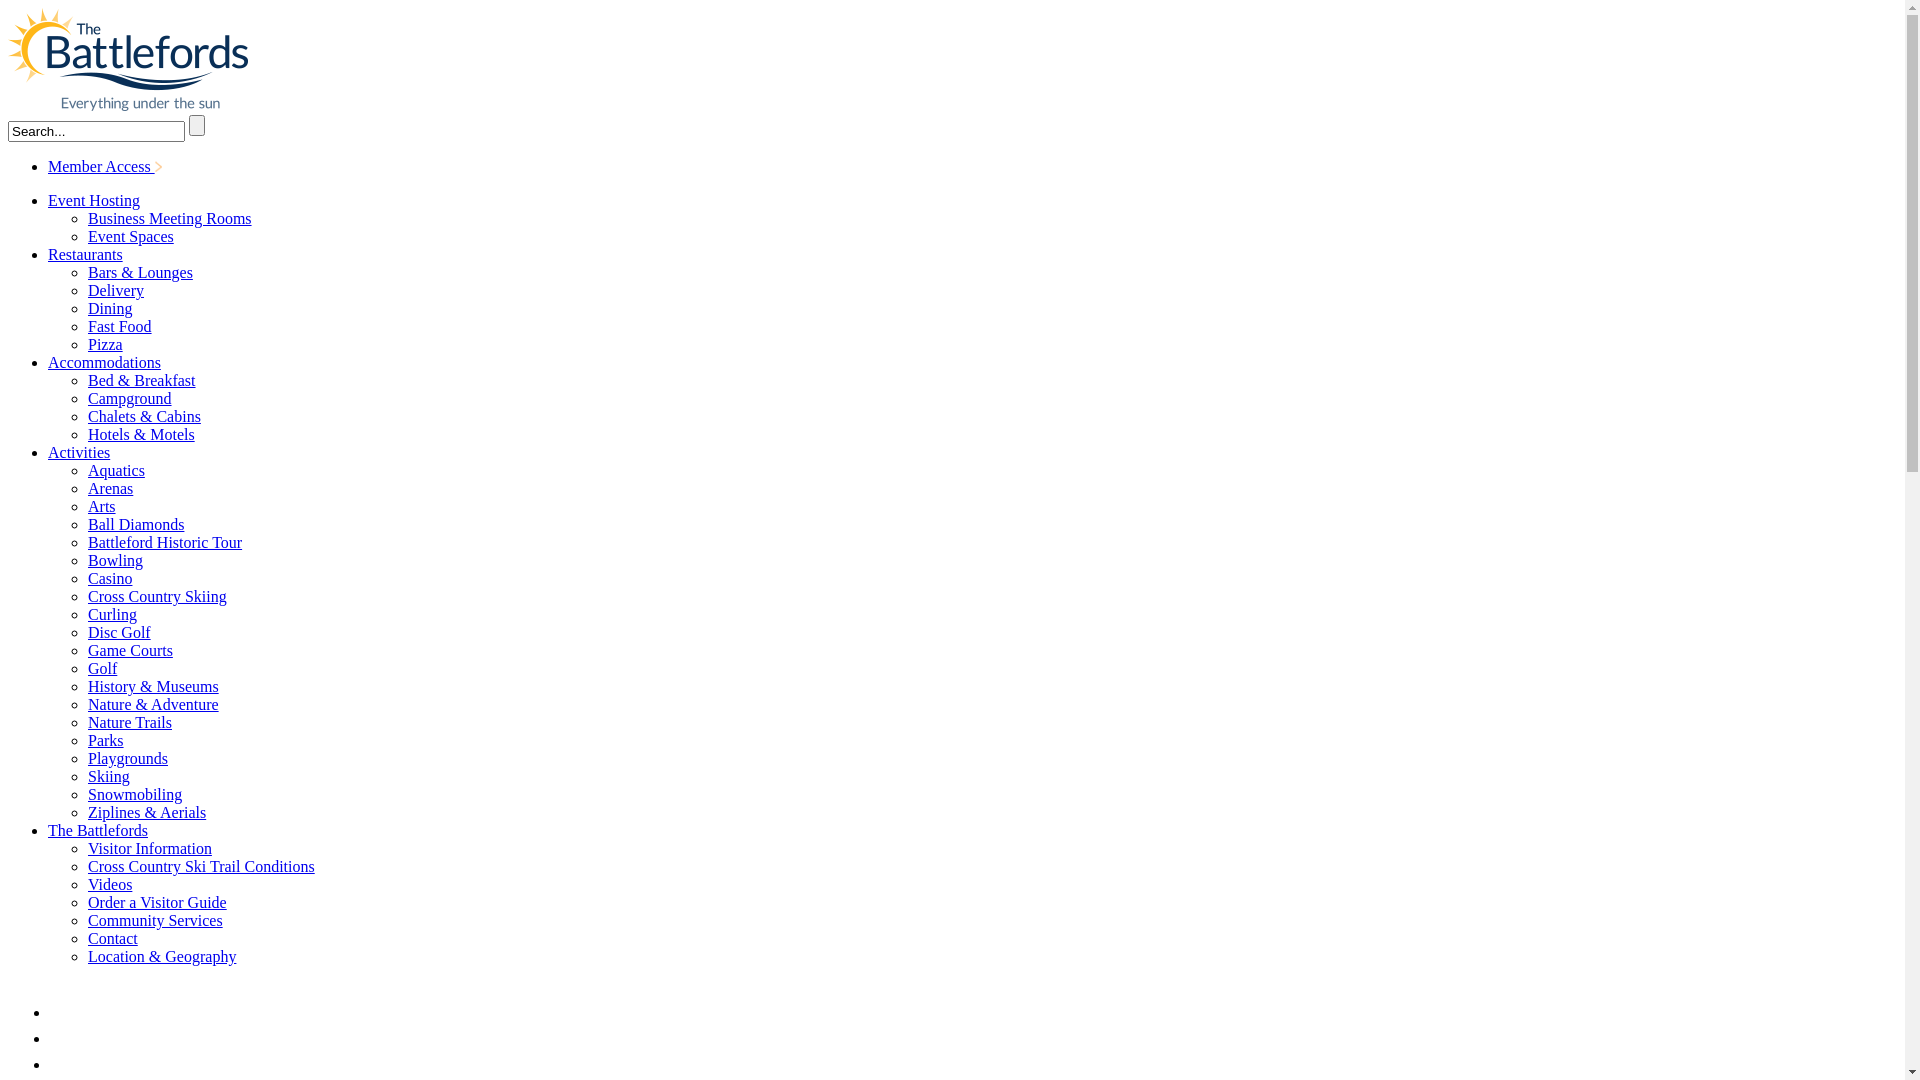 Image resolution: width=1920 pixels, height=1080 pixels. What do you see at coordinates (104, 740) in the screenshot?
I see `'Parks'` at bounding box center [104, 740].